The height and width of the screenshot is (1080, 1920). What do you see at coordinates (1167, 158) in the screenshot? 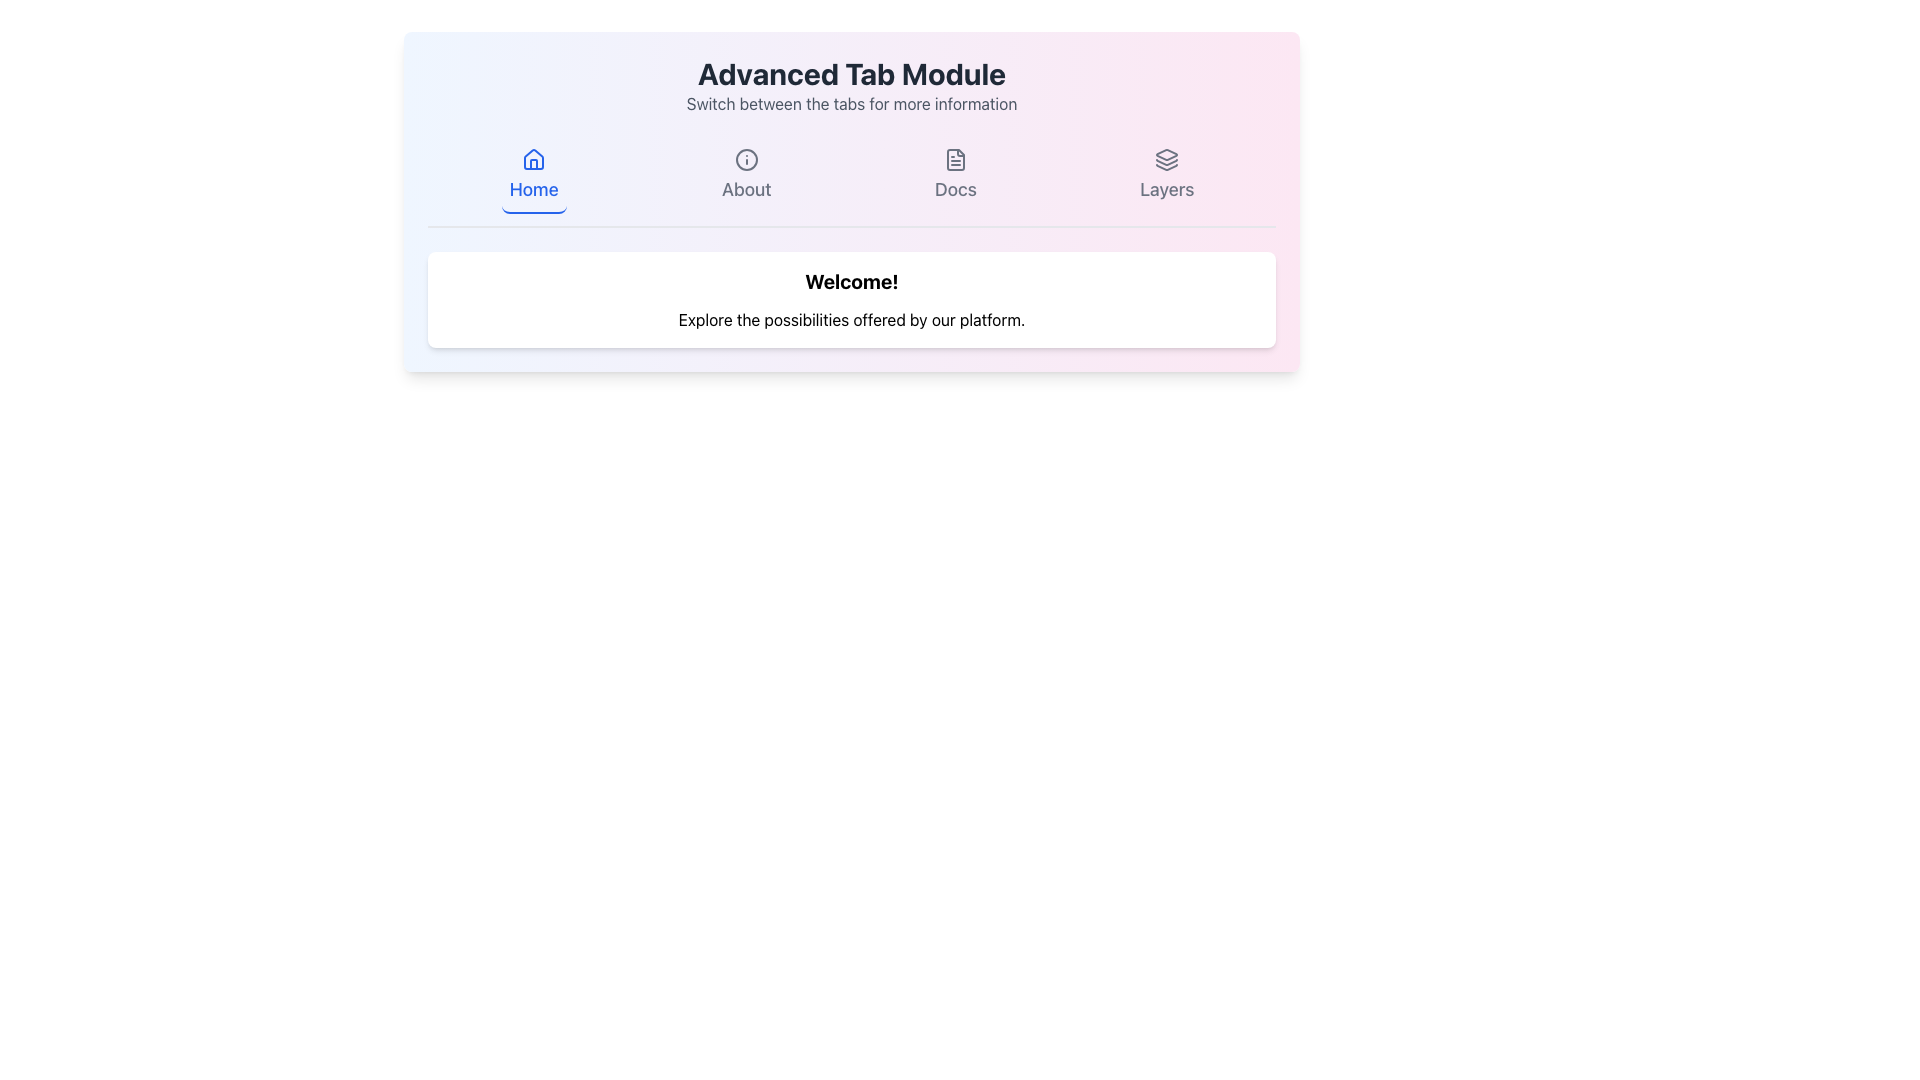
I see `the 'Layers' button icon located in the top right menu panel of the application` at bounding box center [1167, 158].